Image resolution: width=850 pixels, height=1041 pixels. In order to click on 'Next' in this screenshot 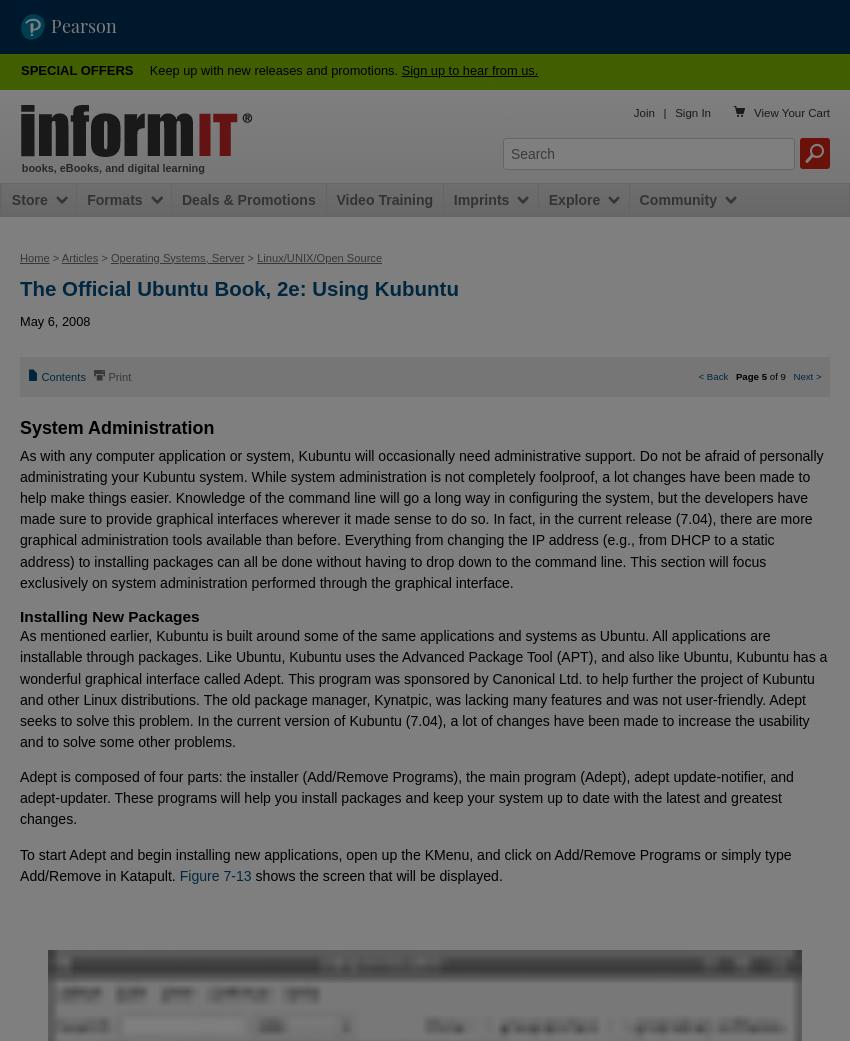, I will do `click(803, 375)`.